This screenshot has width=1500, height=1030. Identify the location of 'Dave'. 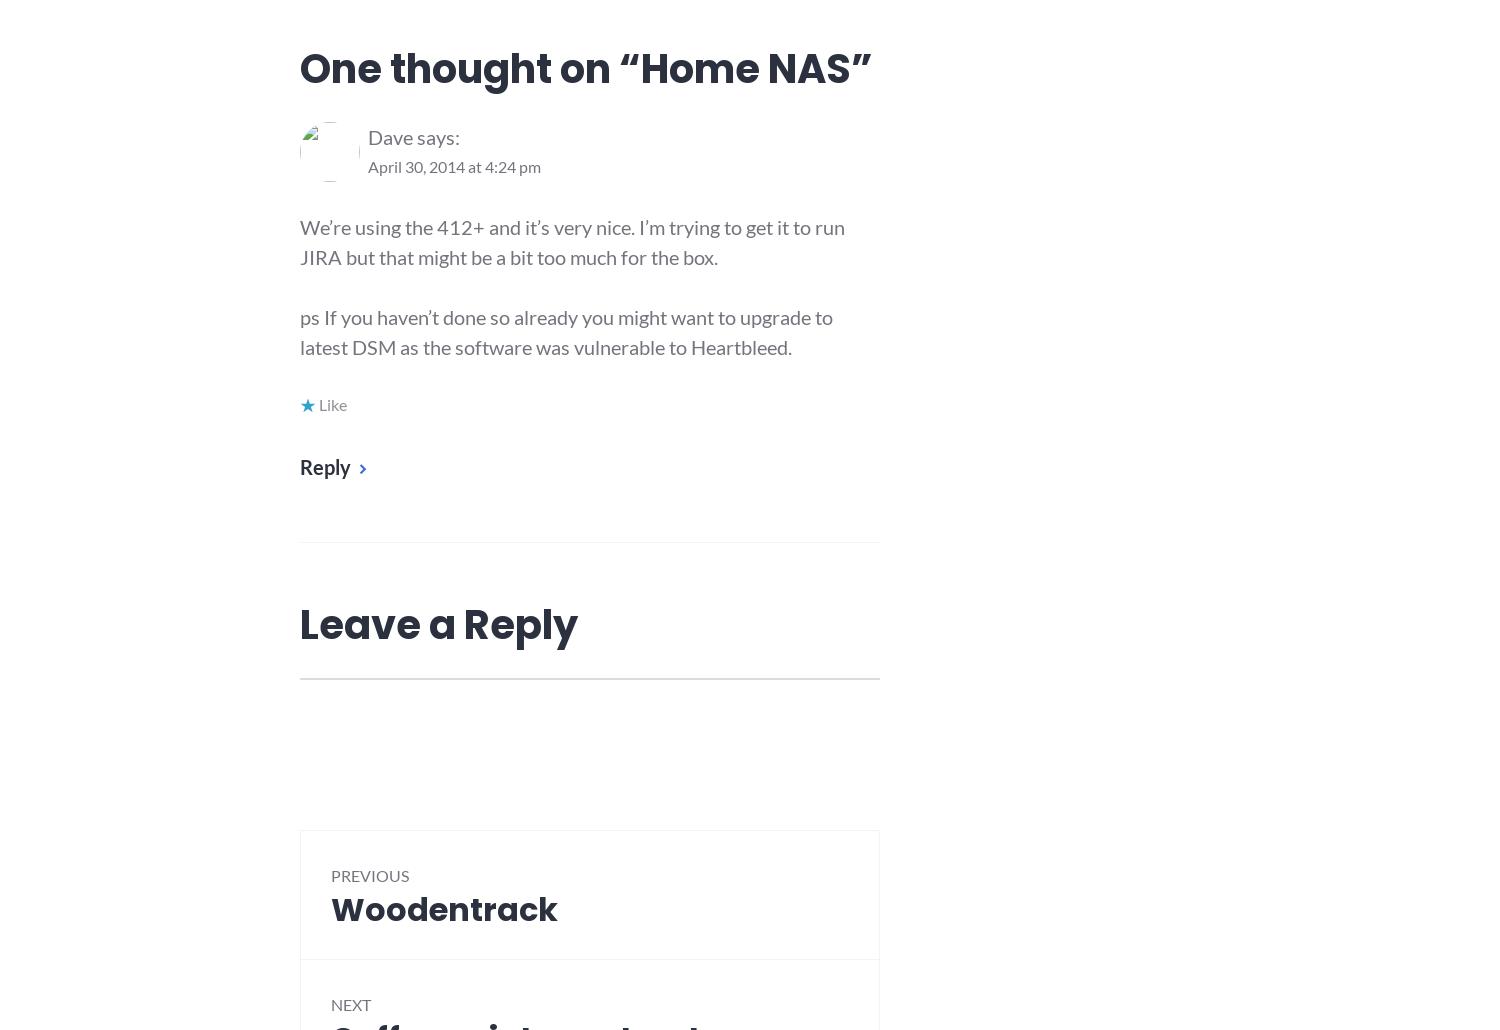
(389, 135).